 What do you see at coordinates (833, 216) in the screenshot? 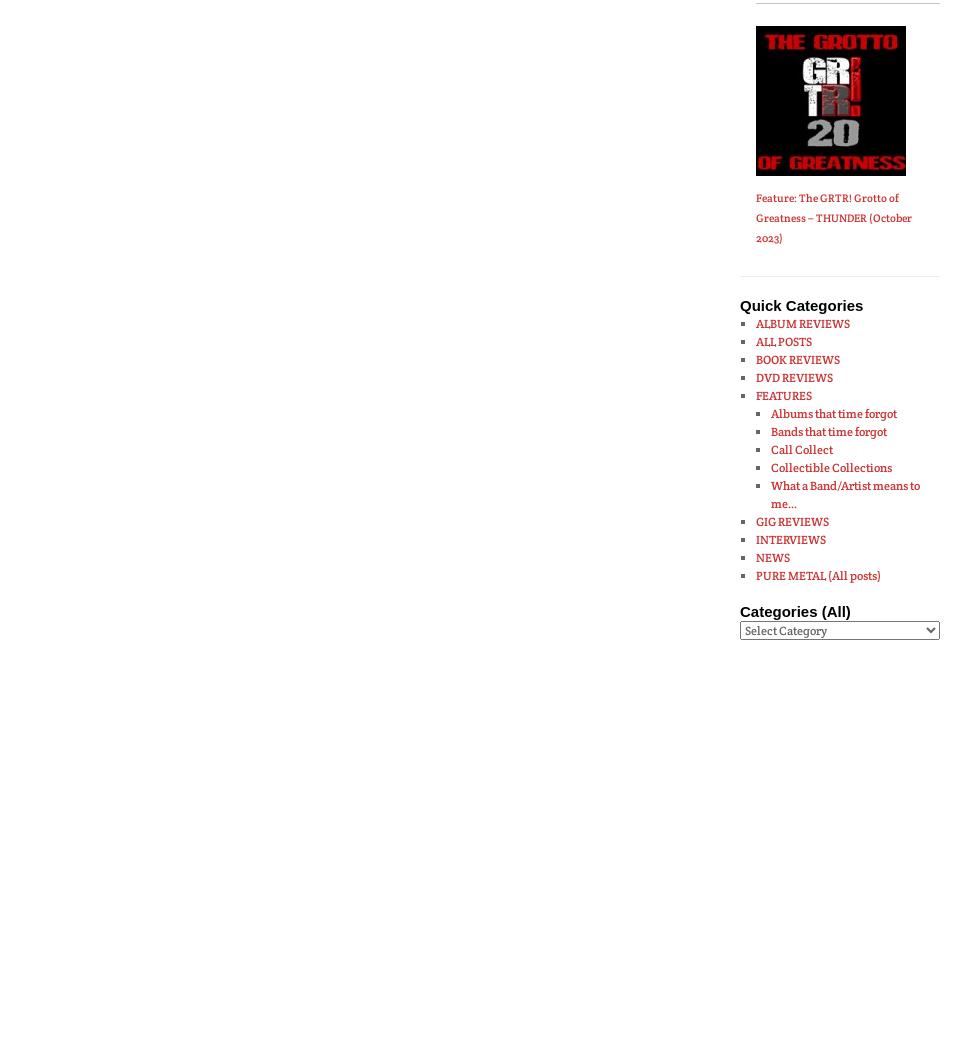
I see `'Feature: The GRTR! Grotto of Greatness – THUNDER (October 2023)'` at bounding box center [833, 216].